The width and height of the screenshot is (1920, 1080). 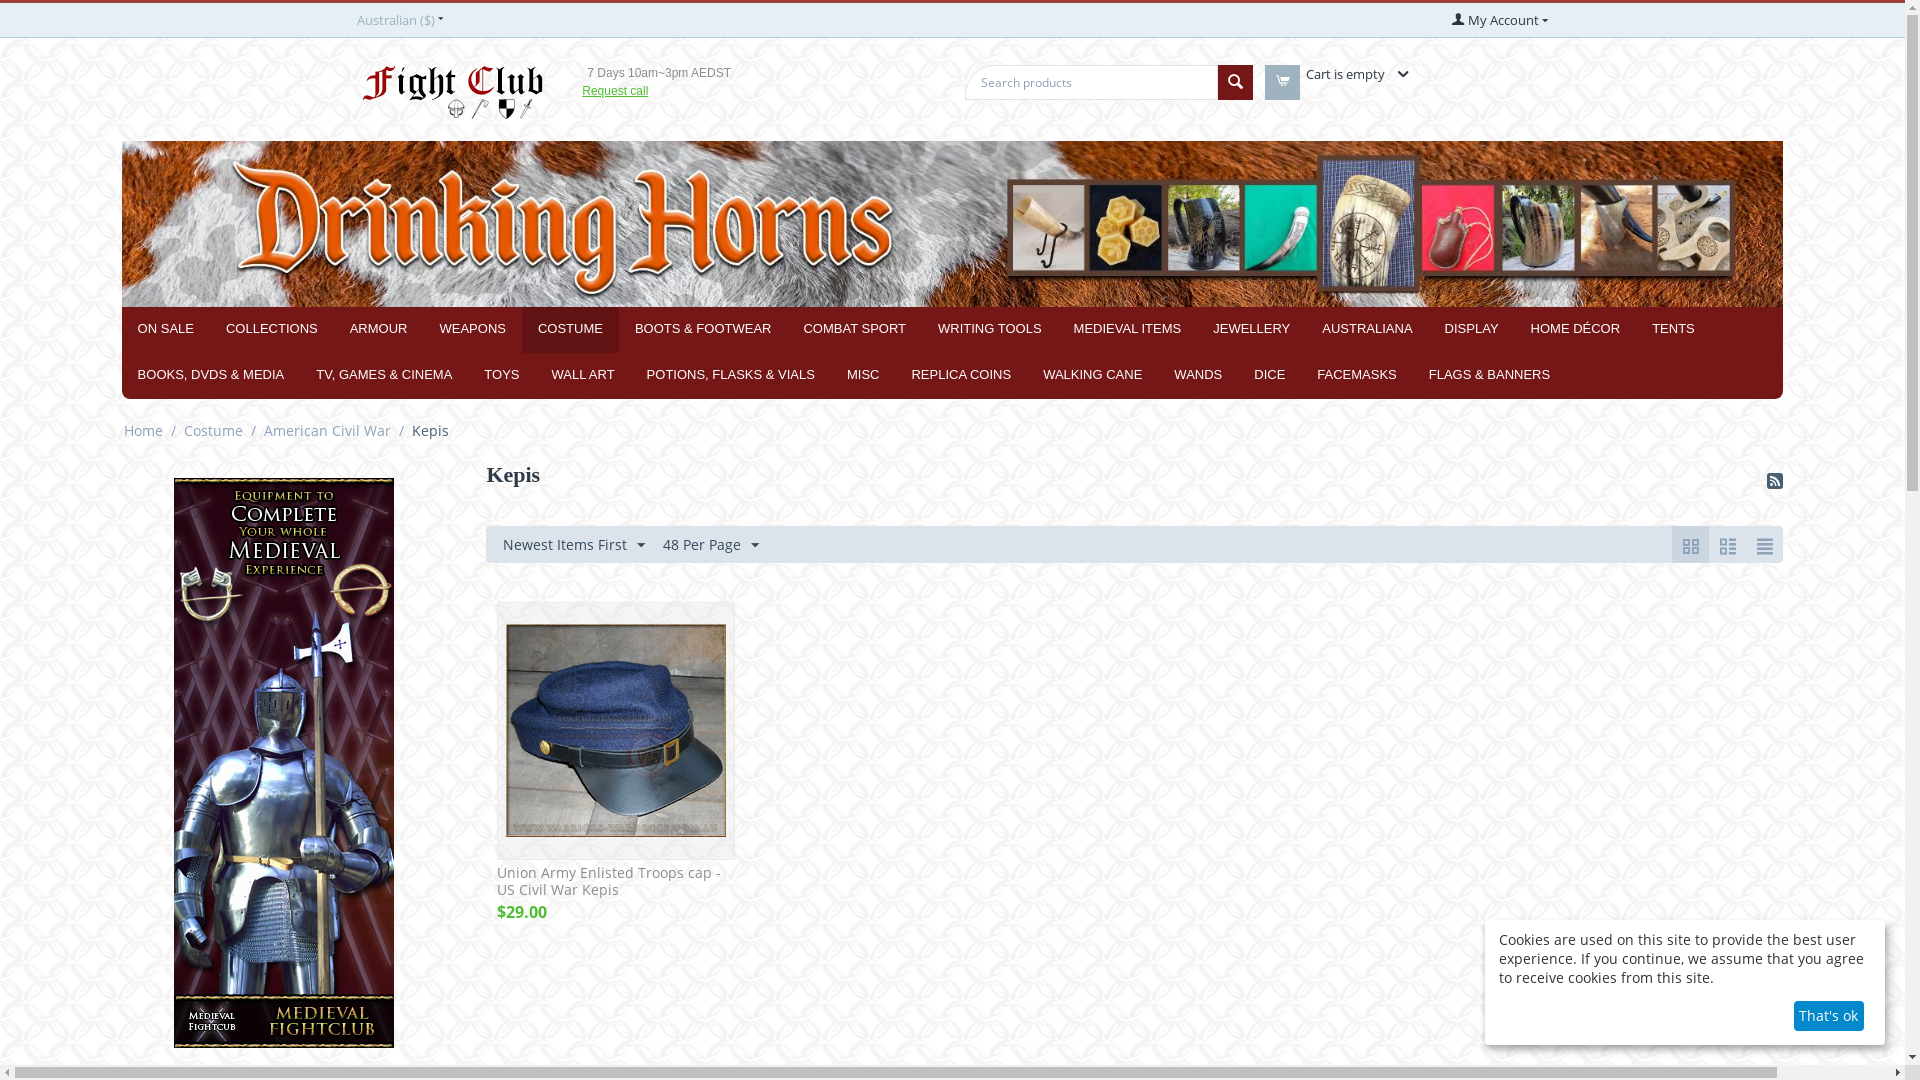 I want to click on 'TOYS', so click(x=501, y=375).